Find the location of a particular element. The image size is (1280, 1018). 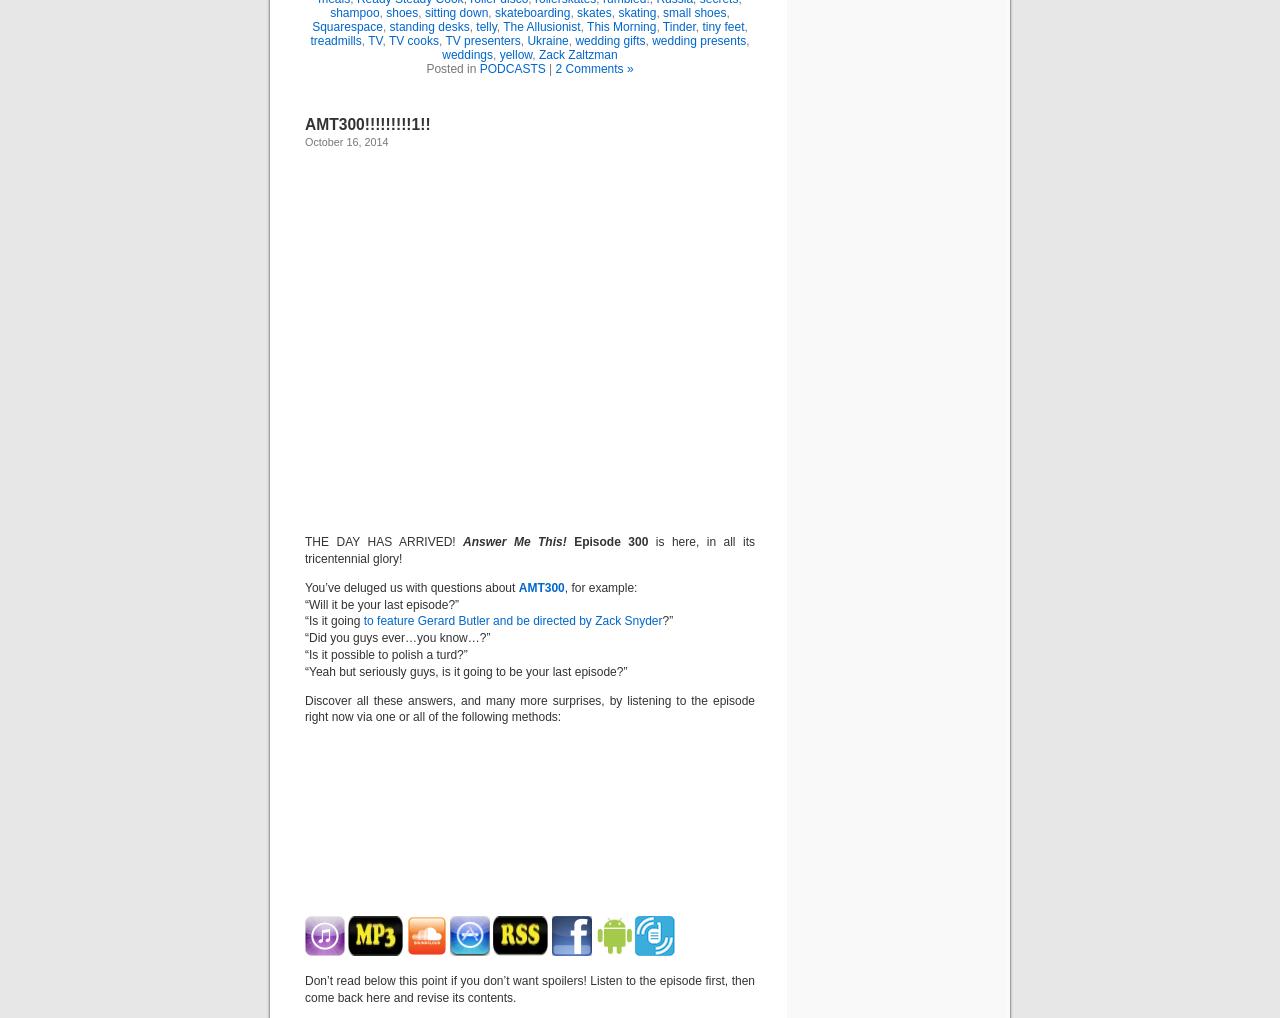

'October 16, 2014' is located at coordinates (346, 141).